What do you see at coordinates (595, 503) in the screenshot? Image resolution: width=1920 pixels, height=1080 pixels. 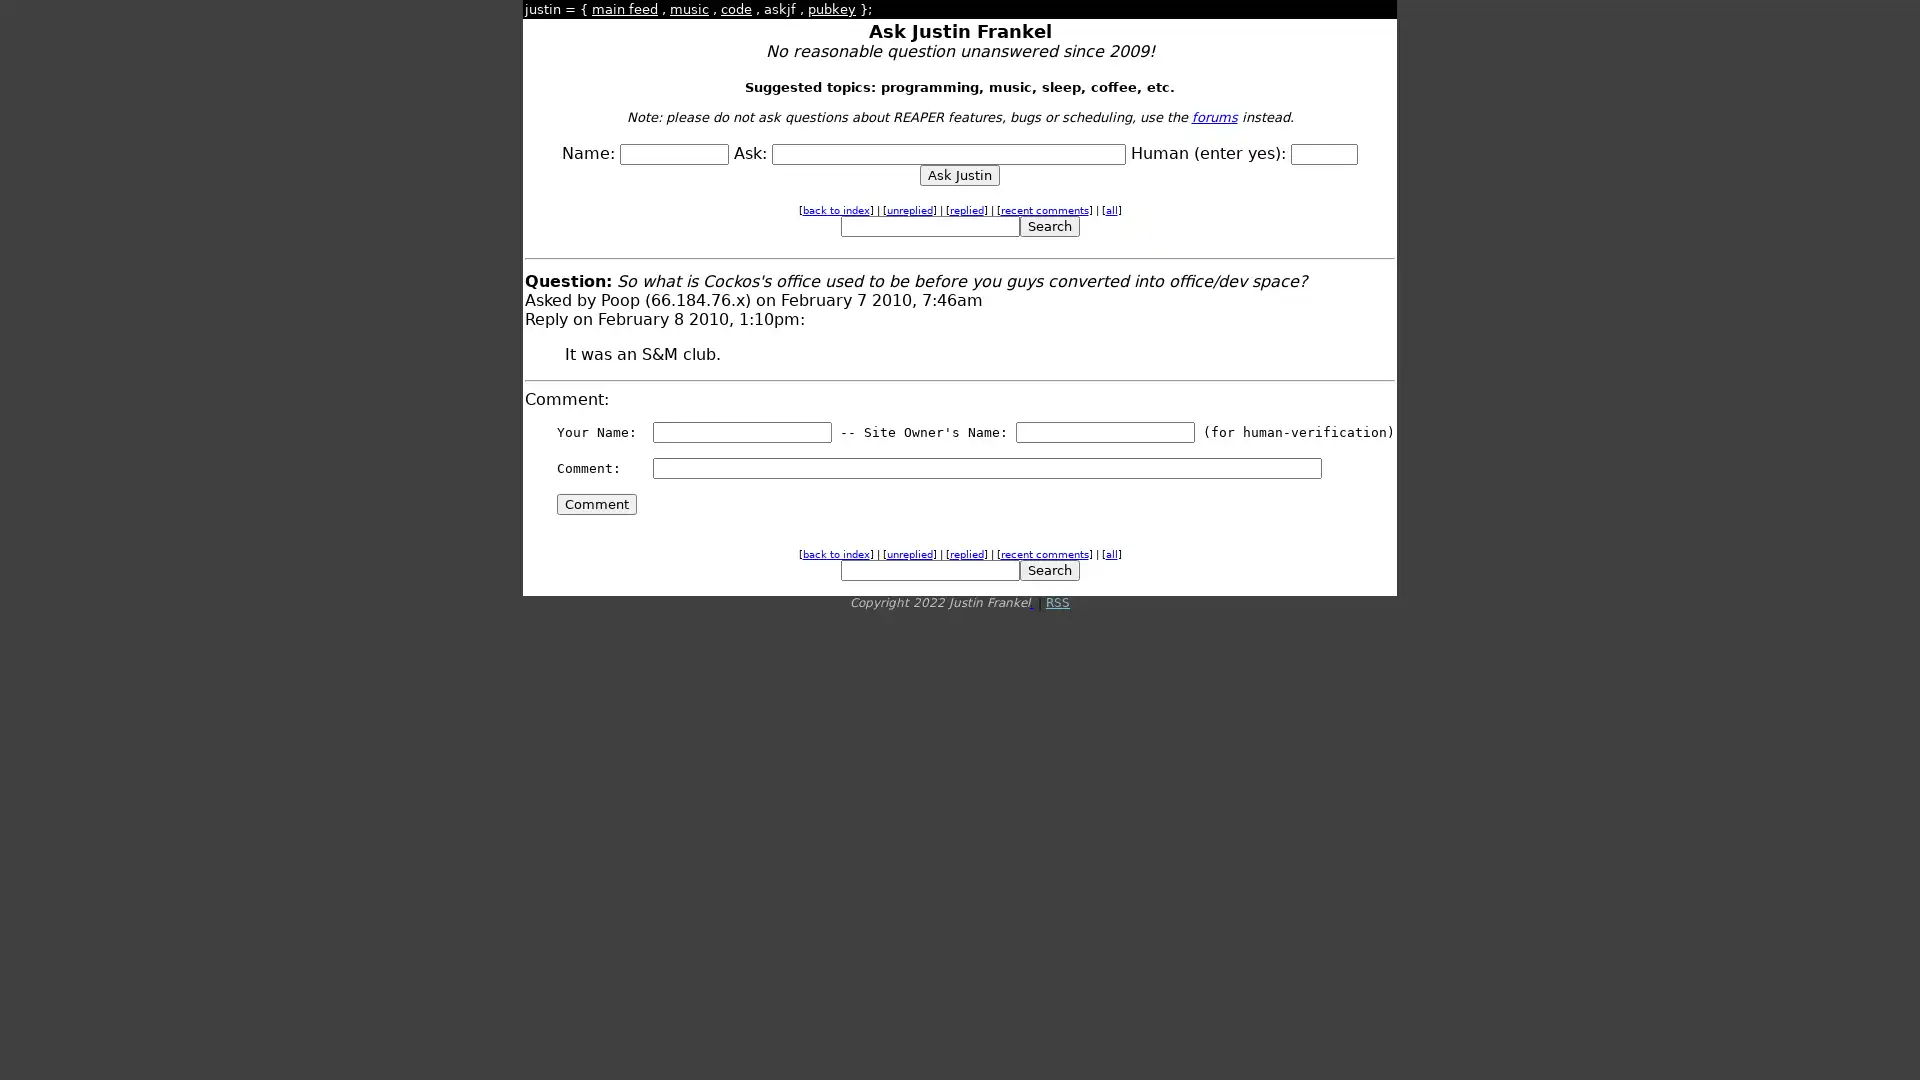 I see `Comment` at bounding box center [595, 503].